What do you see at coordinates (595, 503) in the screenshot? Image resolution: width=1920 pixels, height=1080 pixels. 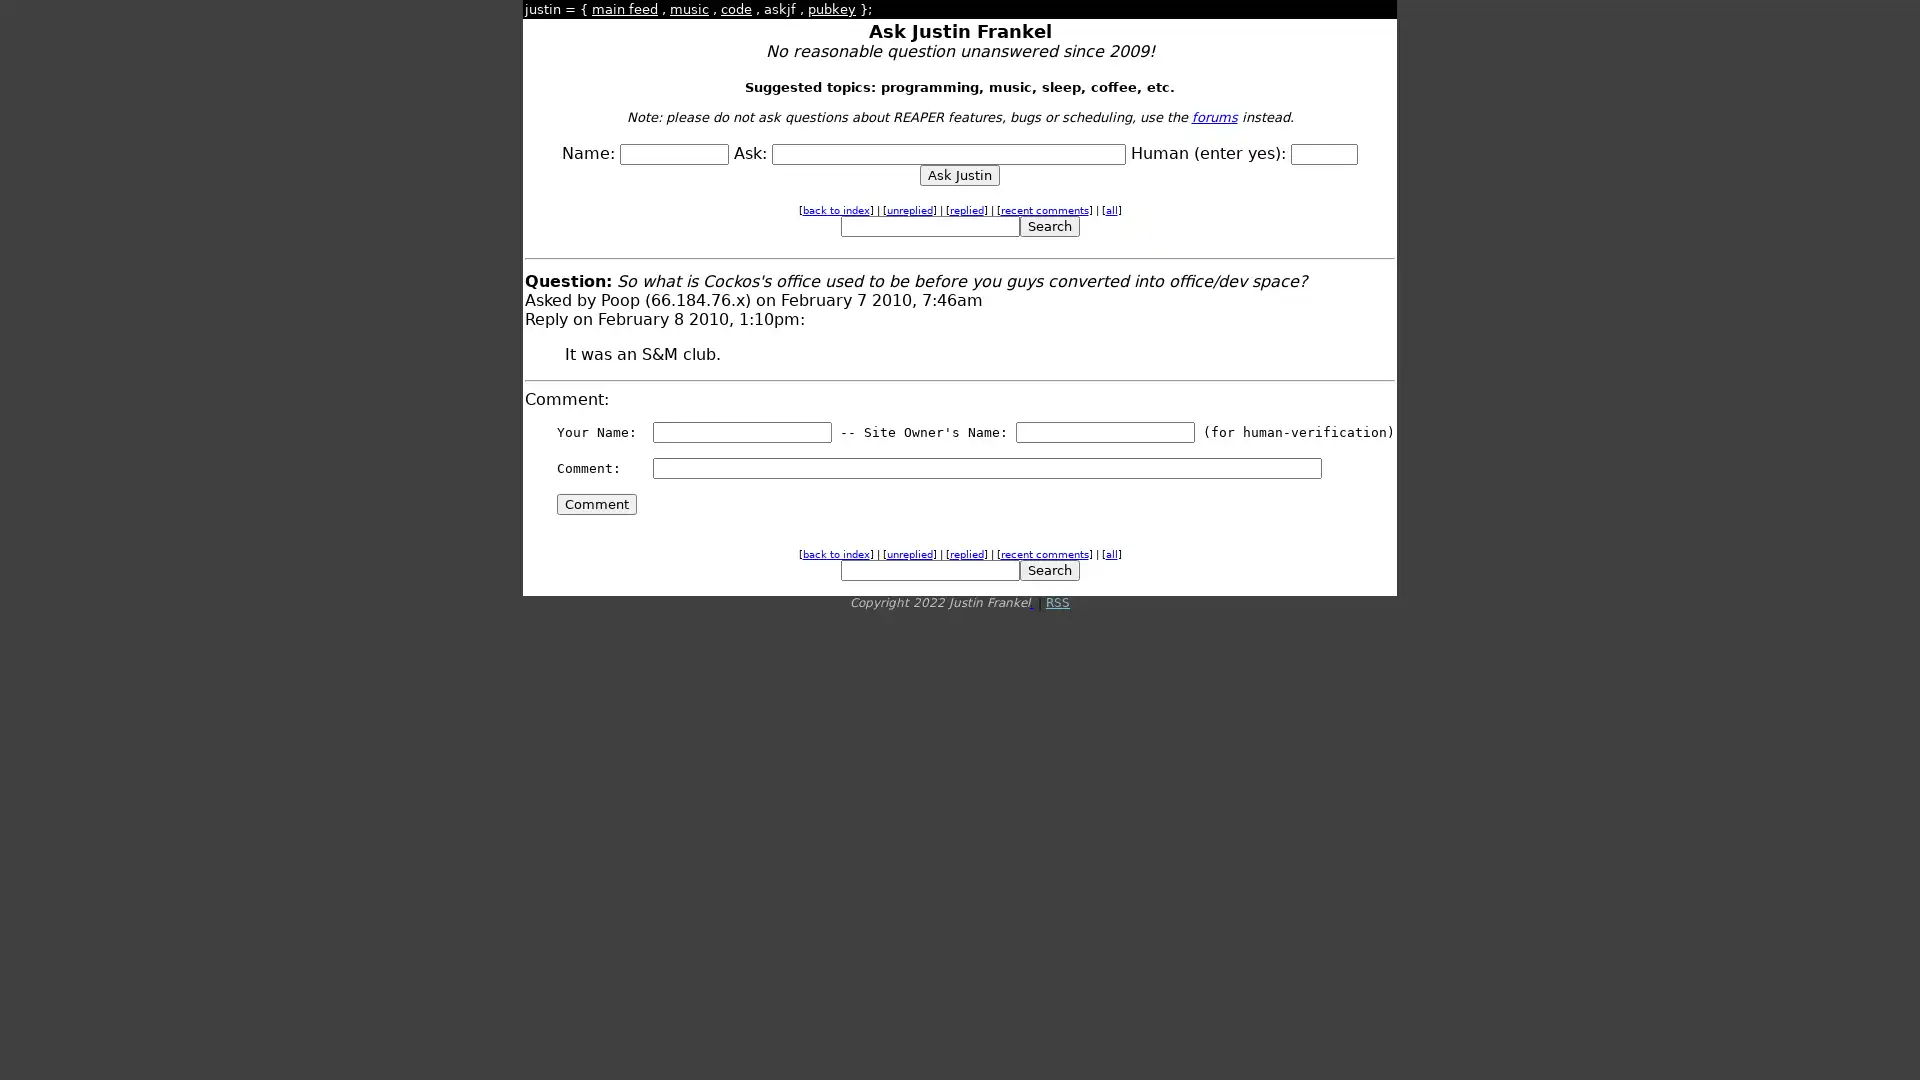 I see `Comment` at bounding box center [595, 503].